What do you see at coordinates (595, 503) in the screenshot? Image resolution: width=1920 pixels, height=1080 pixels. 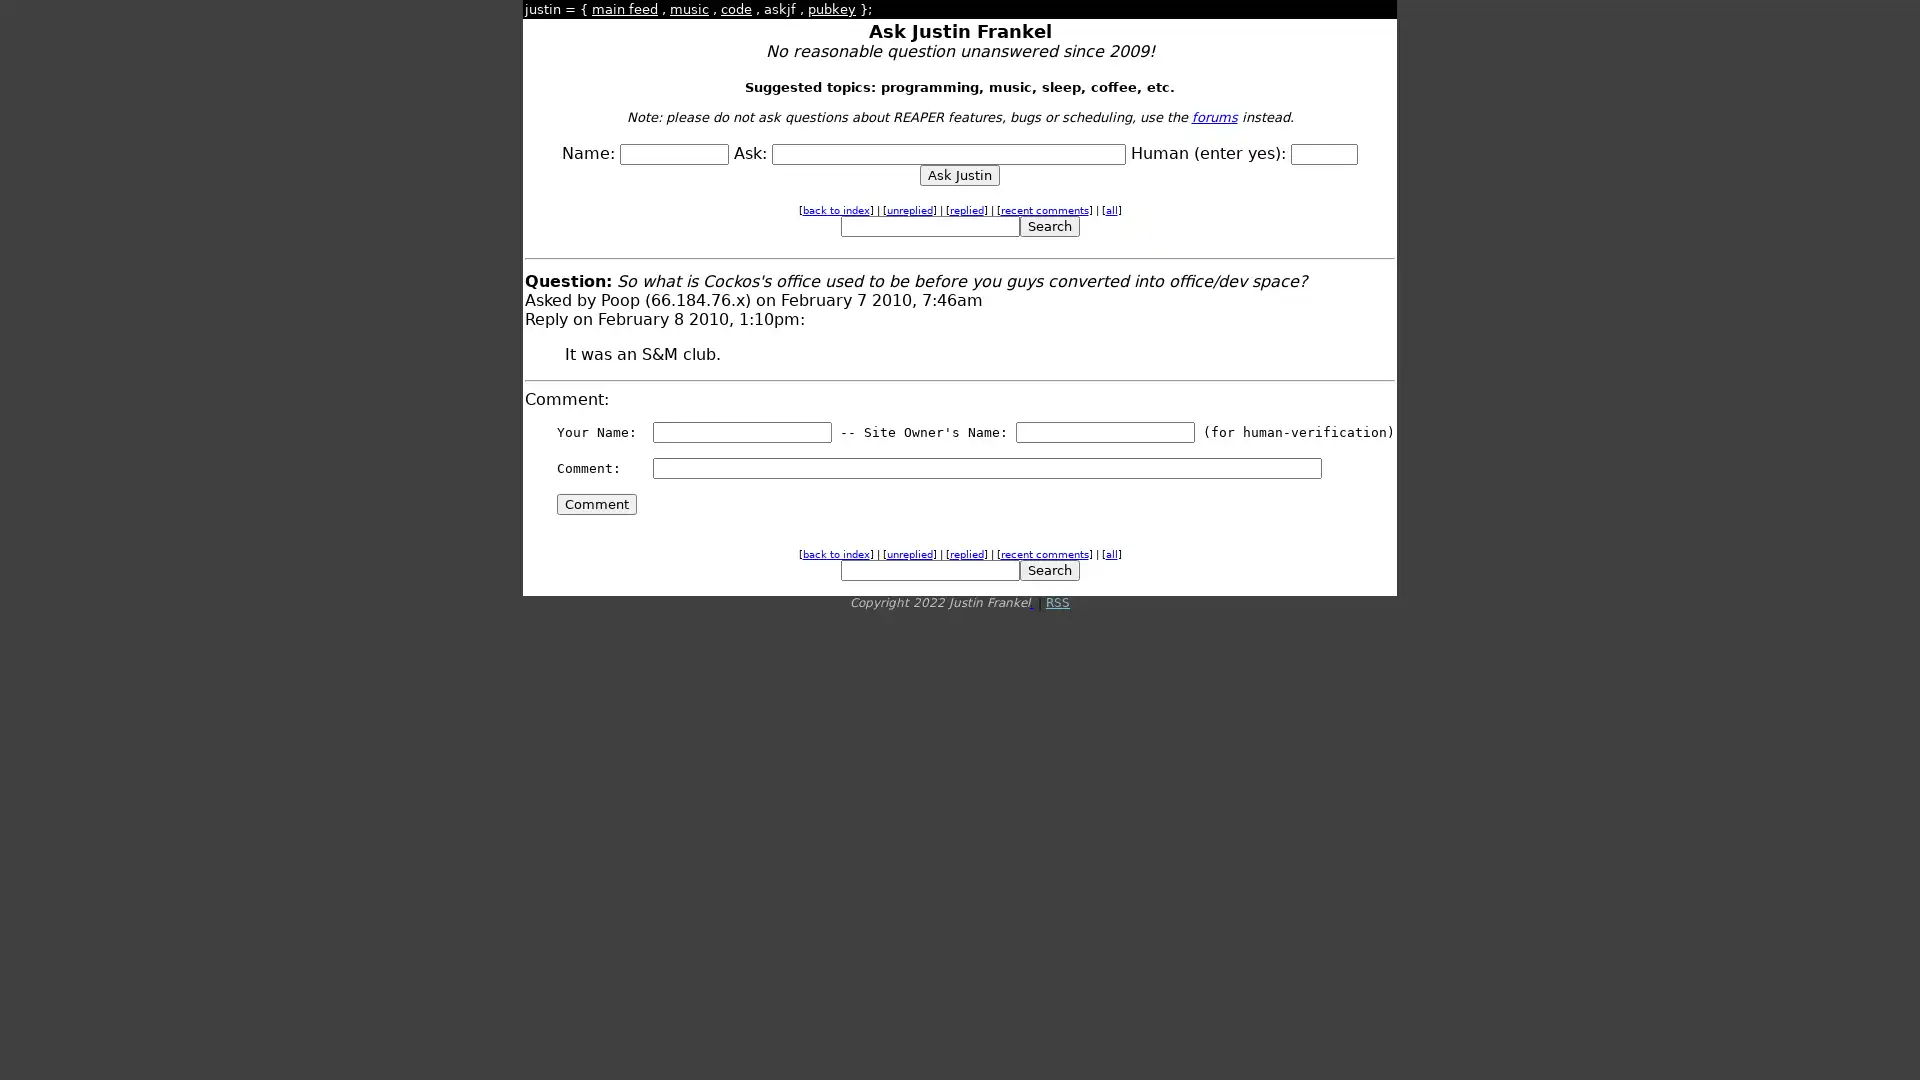 I see `Comment` at bounding box center [595, 503].